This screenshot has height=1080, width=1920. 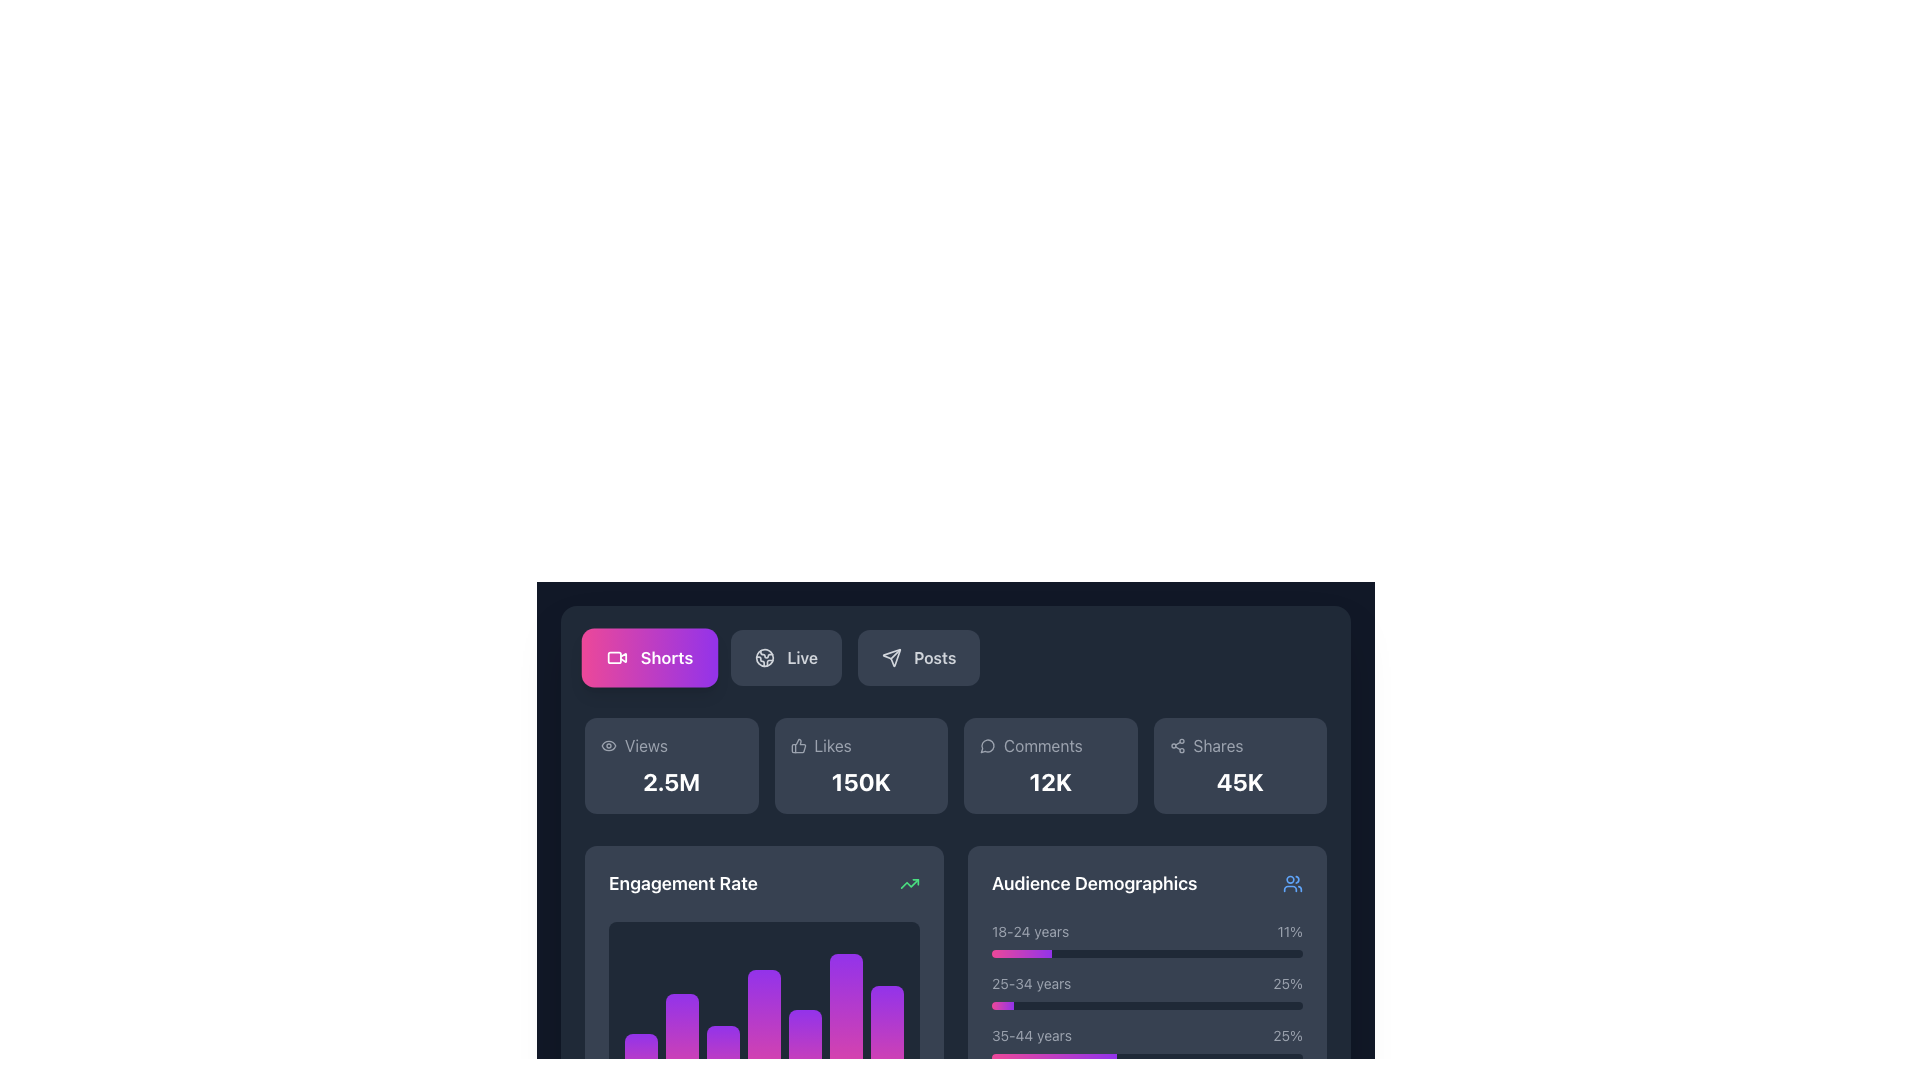 I want to click on the progress bar segment located at the bottom portion of the interface, which visually indicates the progress of a task, specifically at the starting section occupying approximately 7.1% of the total width, so click(x=1003, y=1006).